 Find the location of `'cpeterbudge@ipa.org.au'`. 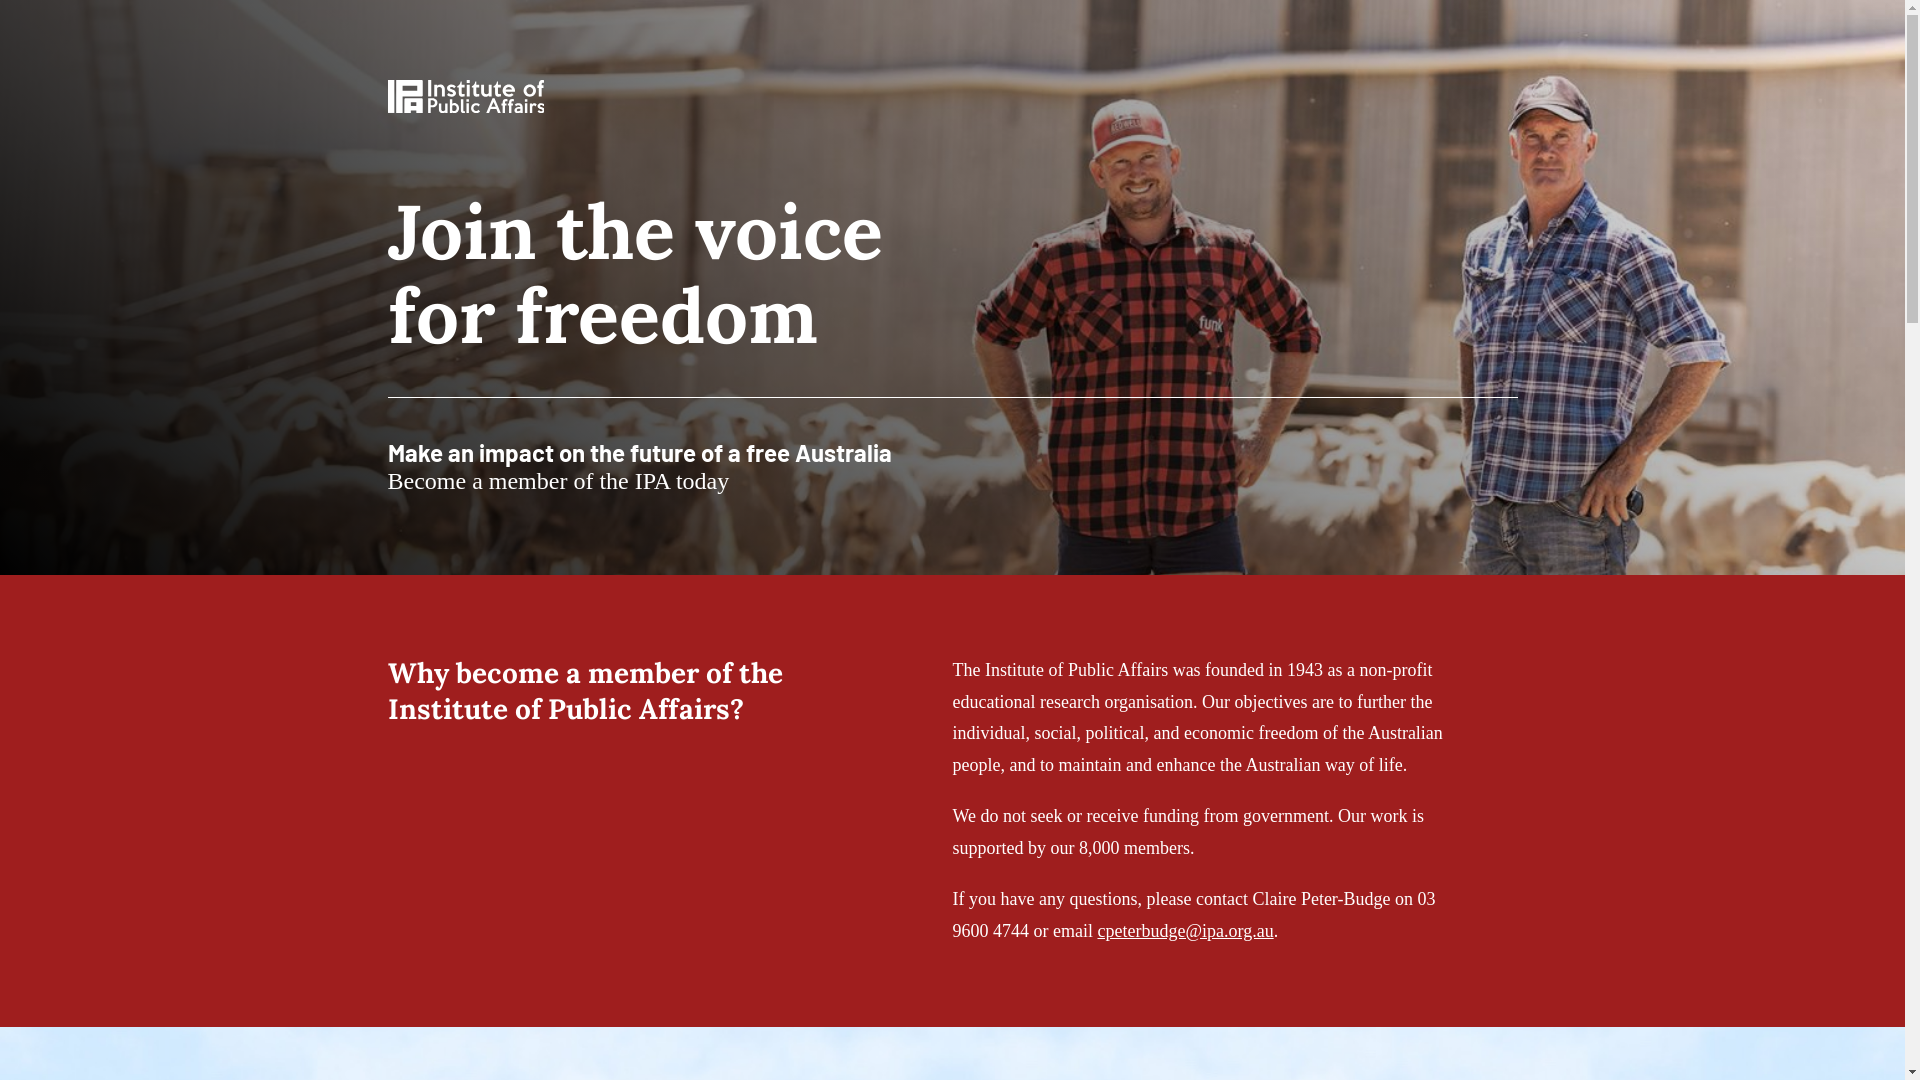

'cpeterbudge@ipa.org.au' is located at coordinates (1096, 930).